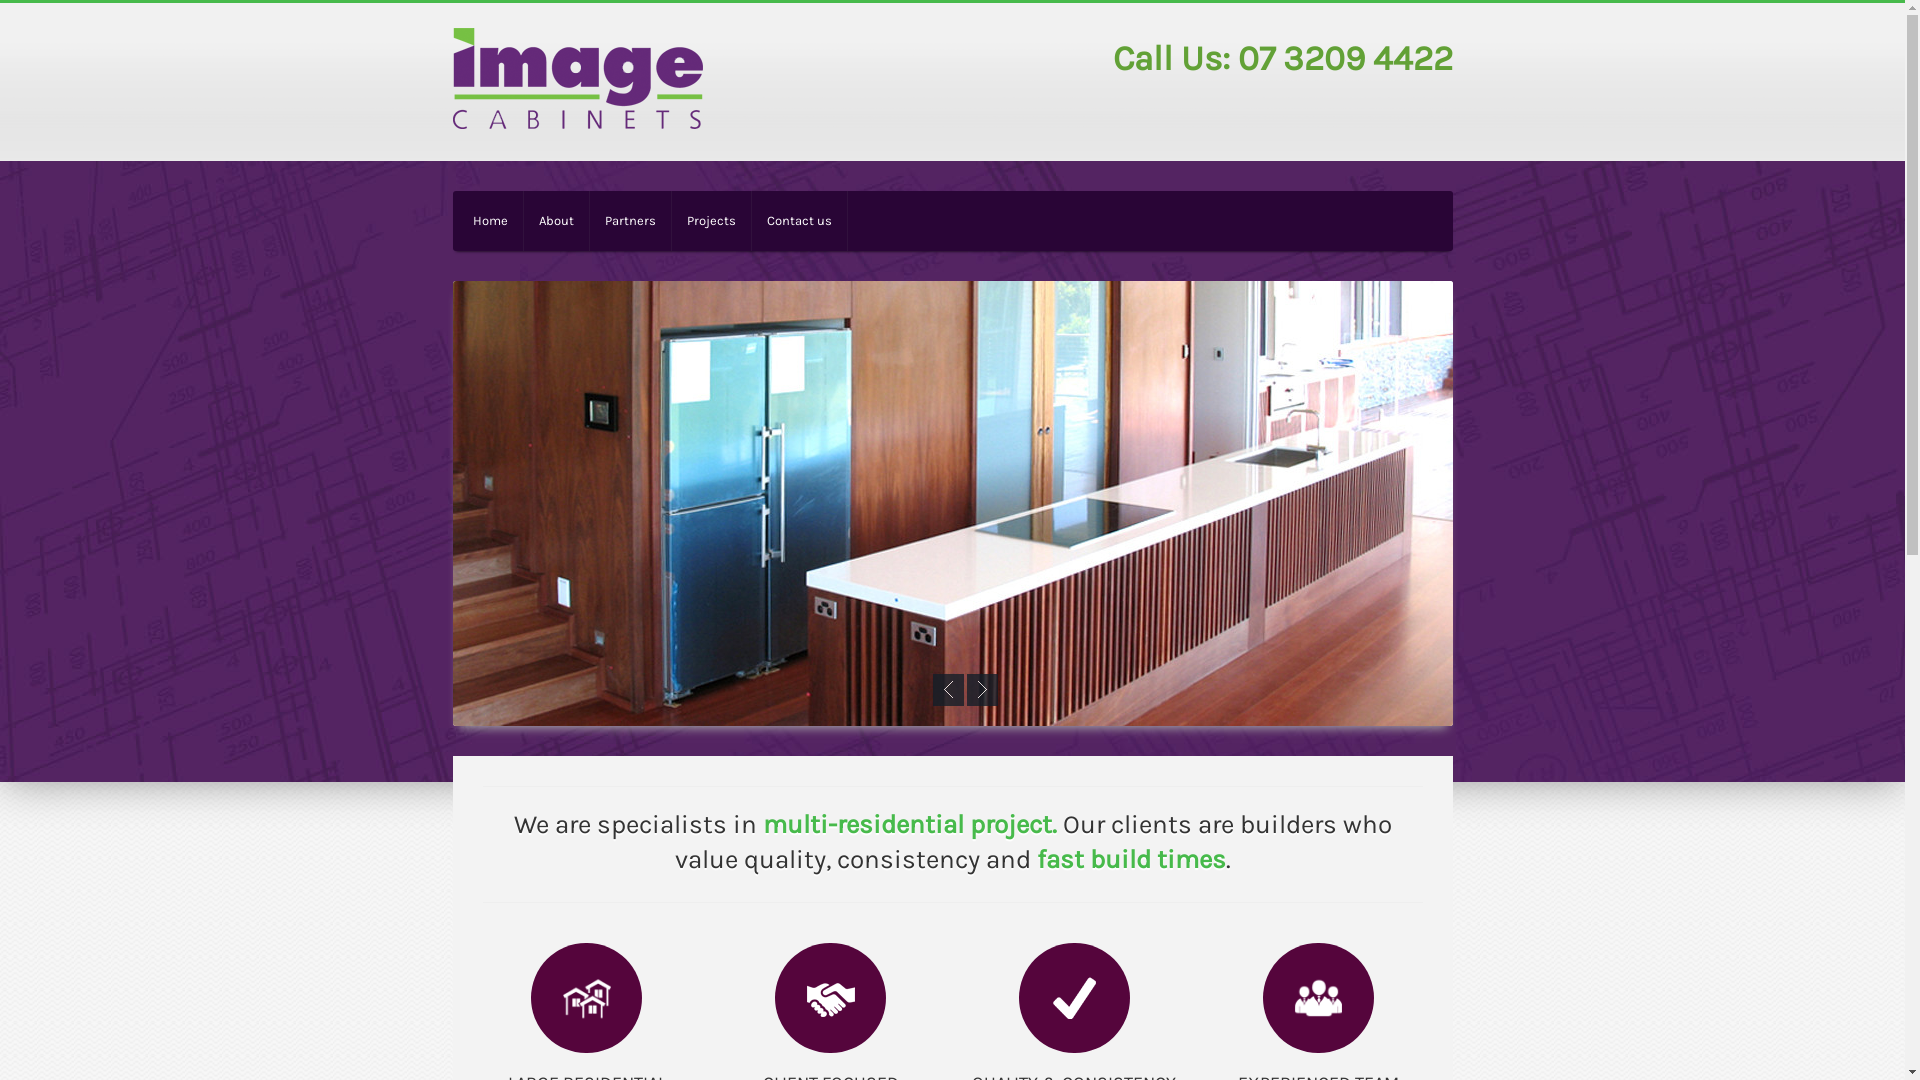 The width and height of the screenshot is (1920, 1080). I want to click on 'Home', so click(486, 219).